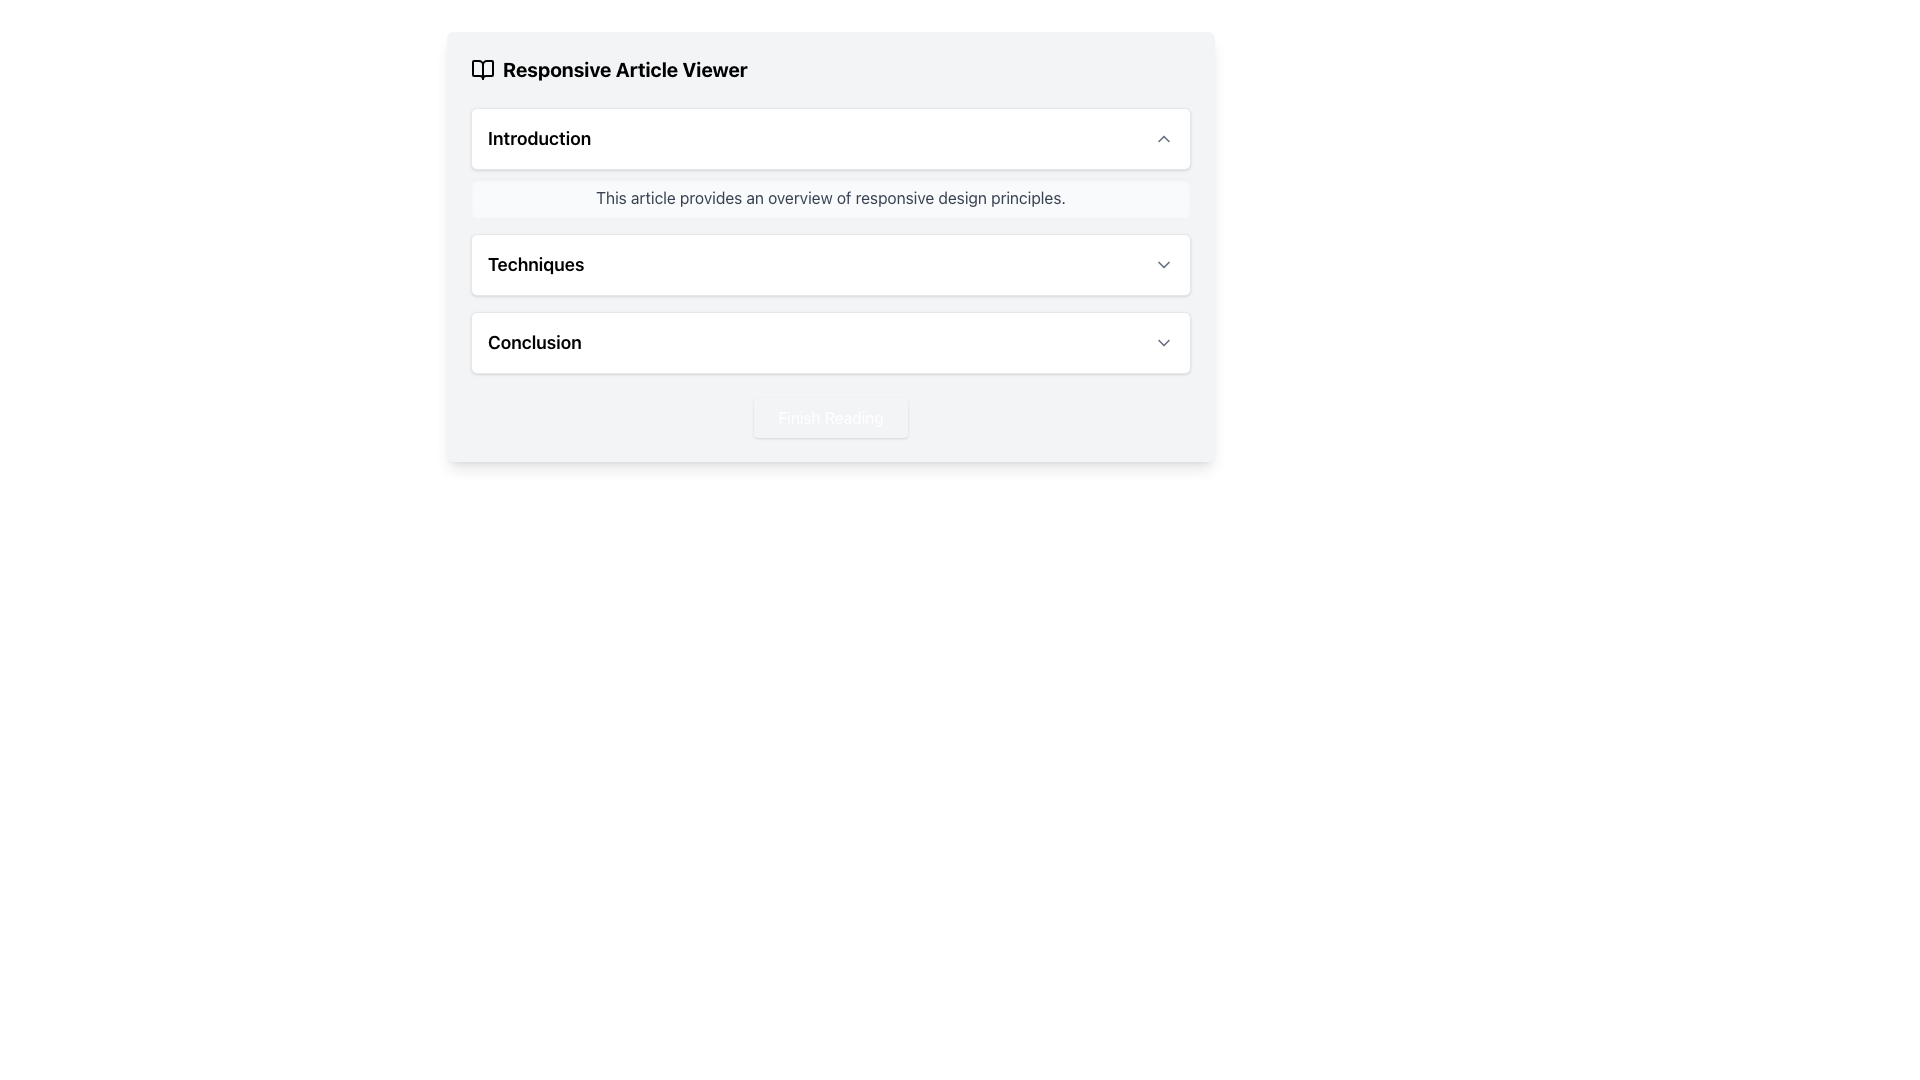  Describe the element at coordinates (536, 264) in the screenshot. I see `text from the header labeled 'Techniques' in the second section of the collapsible menu group, located on the left side, adjacent to the right-aligned chevron icon` at that location.